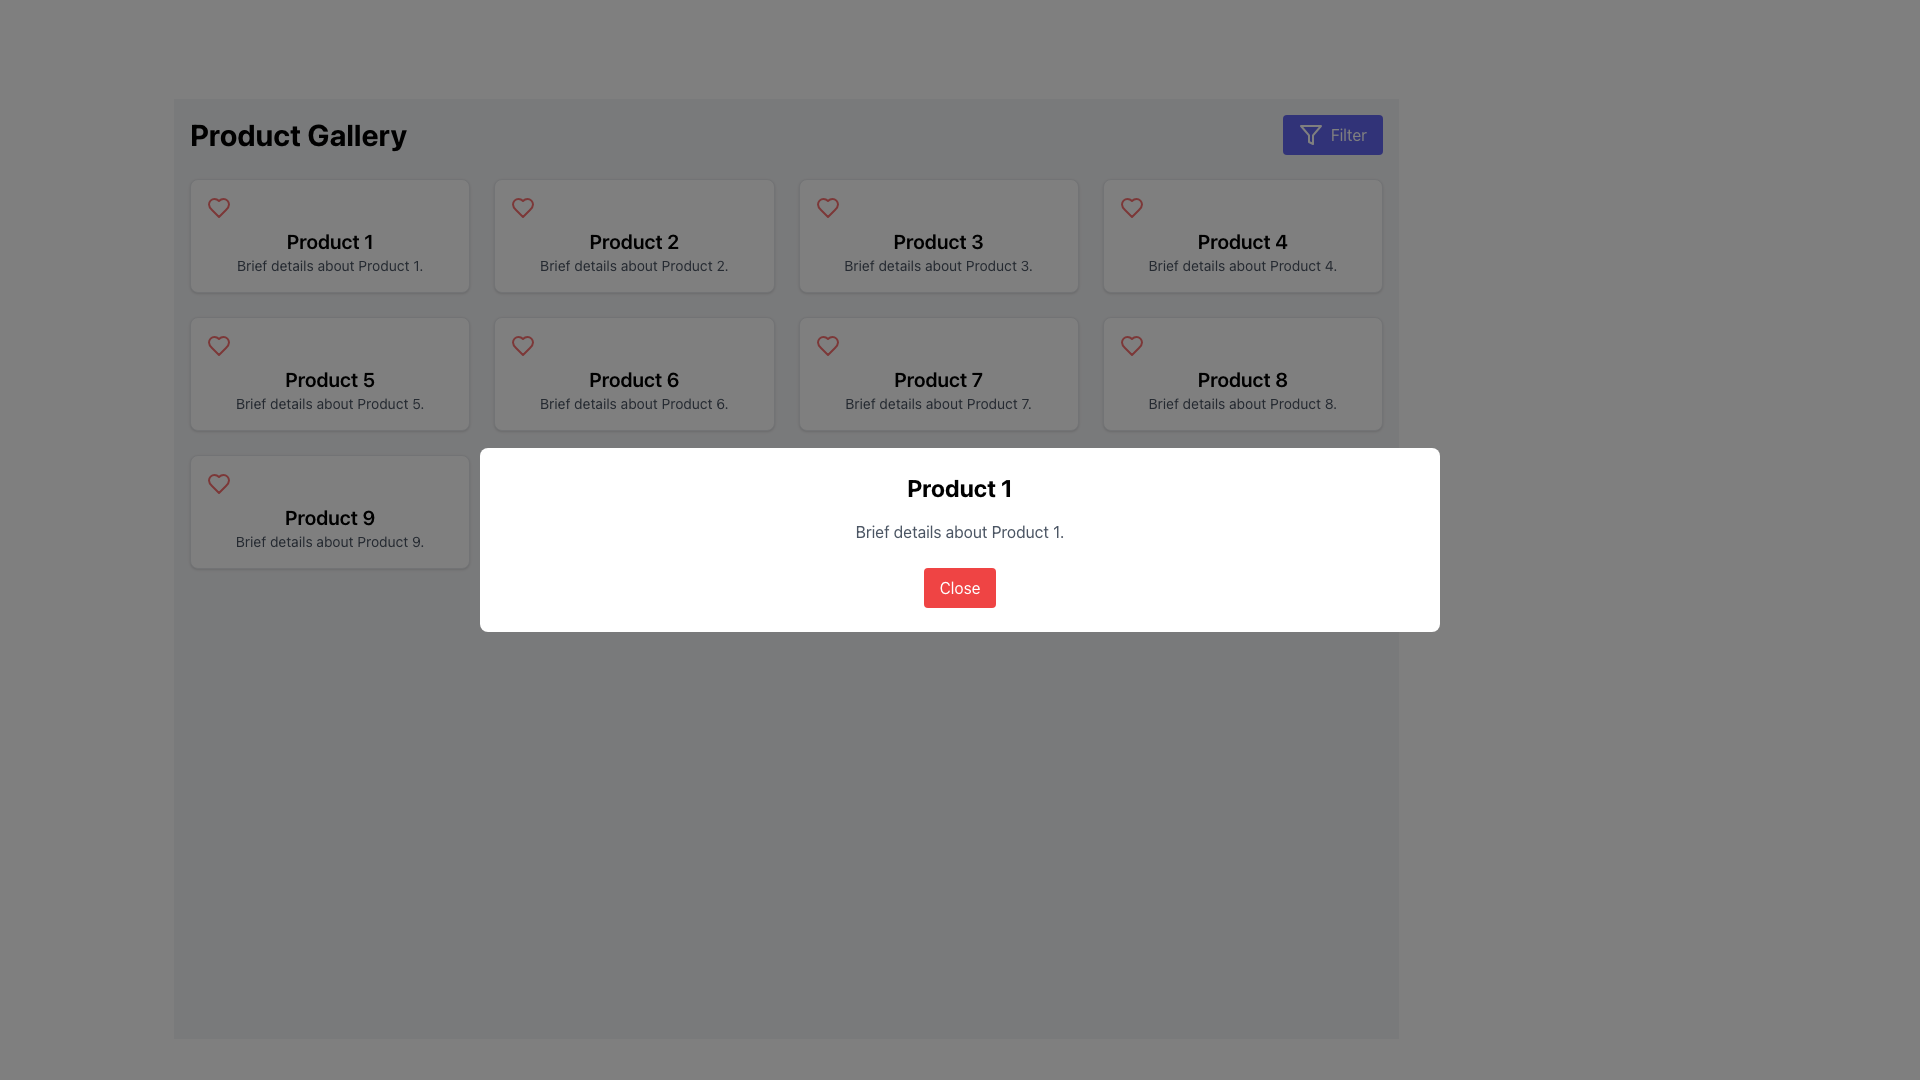 The image size is (1920, 1080). I want to click on the heart-shaped icon button filled with red color located in the top-right corner of the 'Product 4' card, so click(1131, 208).